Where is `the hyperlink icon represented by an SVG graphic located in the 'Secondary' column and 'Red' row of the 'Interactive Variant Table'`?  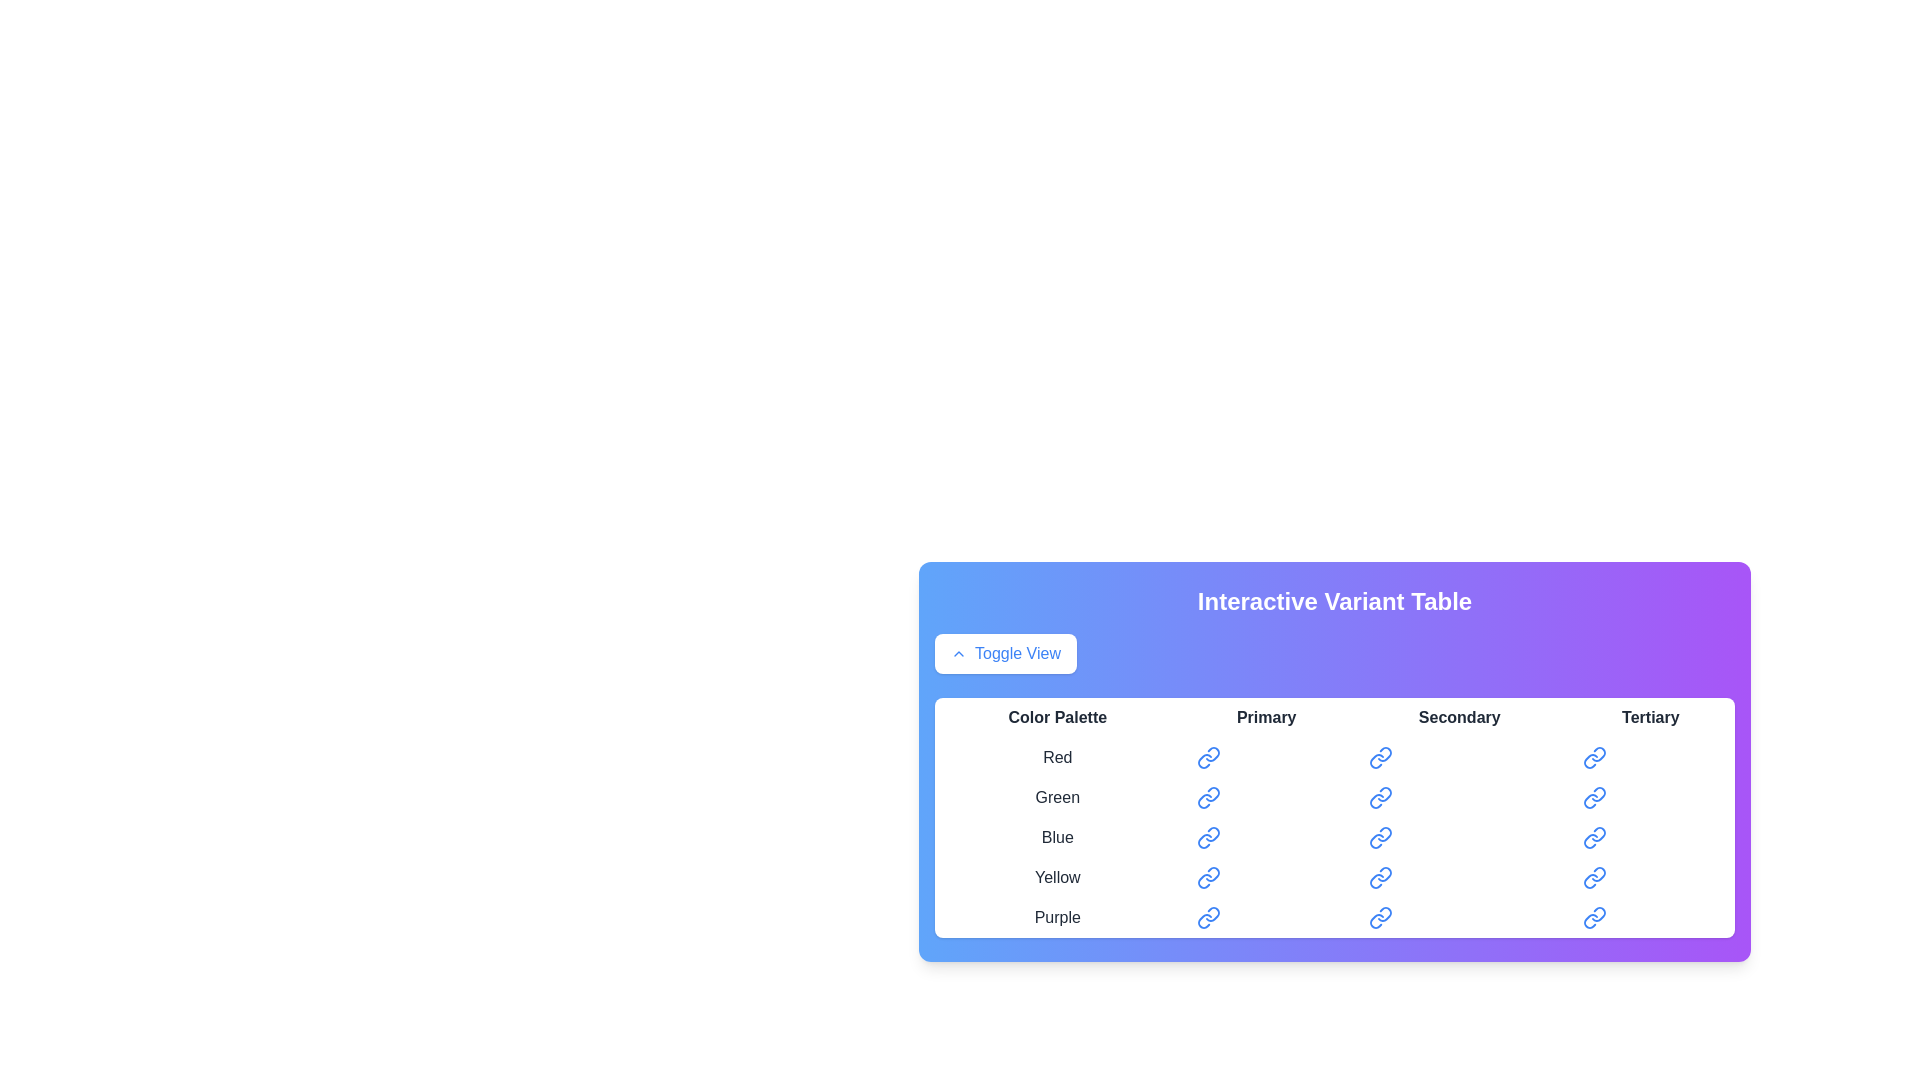
the hyperlink icon represented by an SVG graphic located in the 'Secondary' column and 'Red' row of the 'Interactive Variant Table' is located at coordinates (1375, 761).